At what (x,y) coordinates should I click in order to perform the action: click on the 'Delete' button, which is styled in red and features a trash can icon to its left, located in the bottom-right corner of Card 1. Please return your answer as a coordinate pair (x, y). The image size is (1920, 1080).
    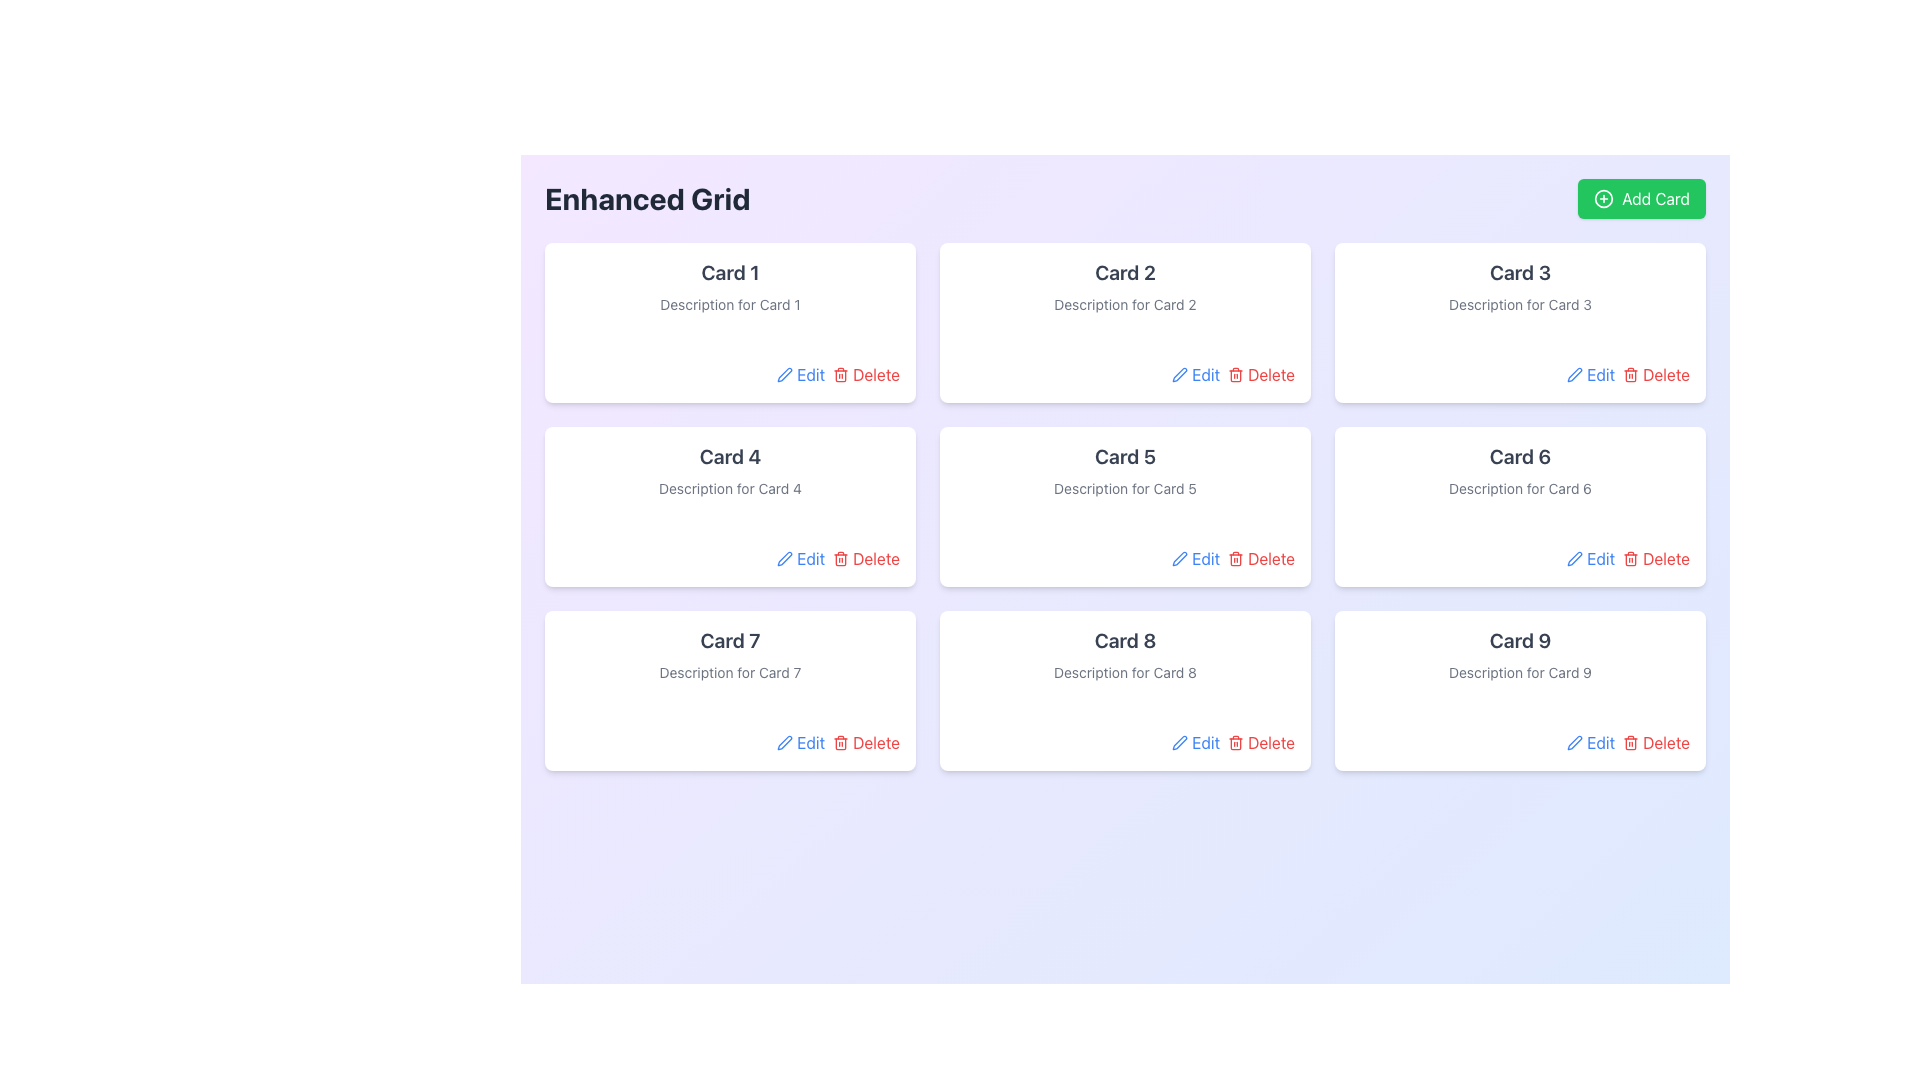
    Looking at the image, I should click on (866, 374).